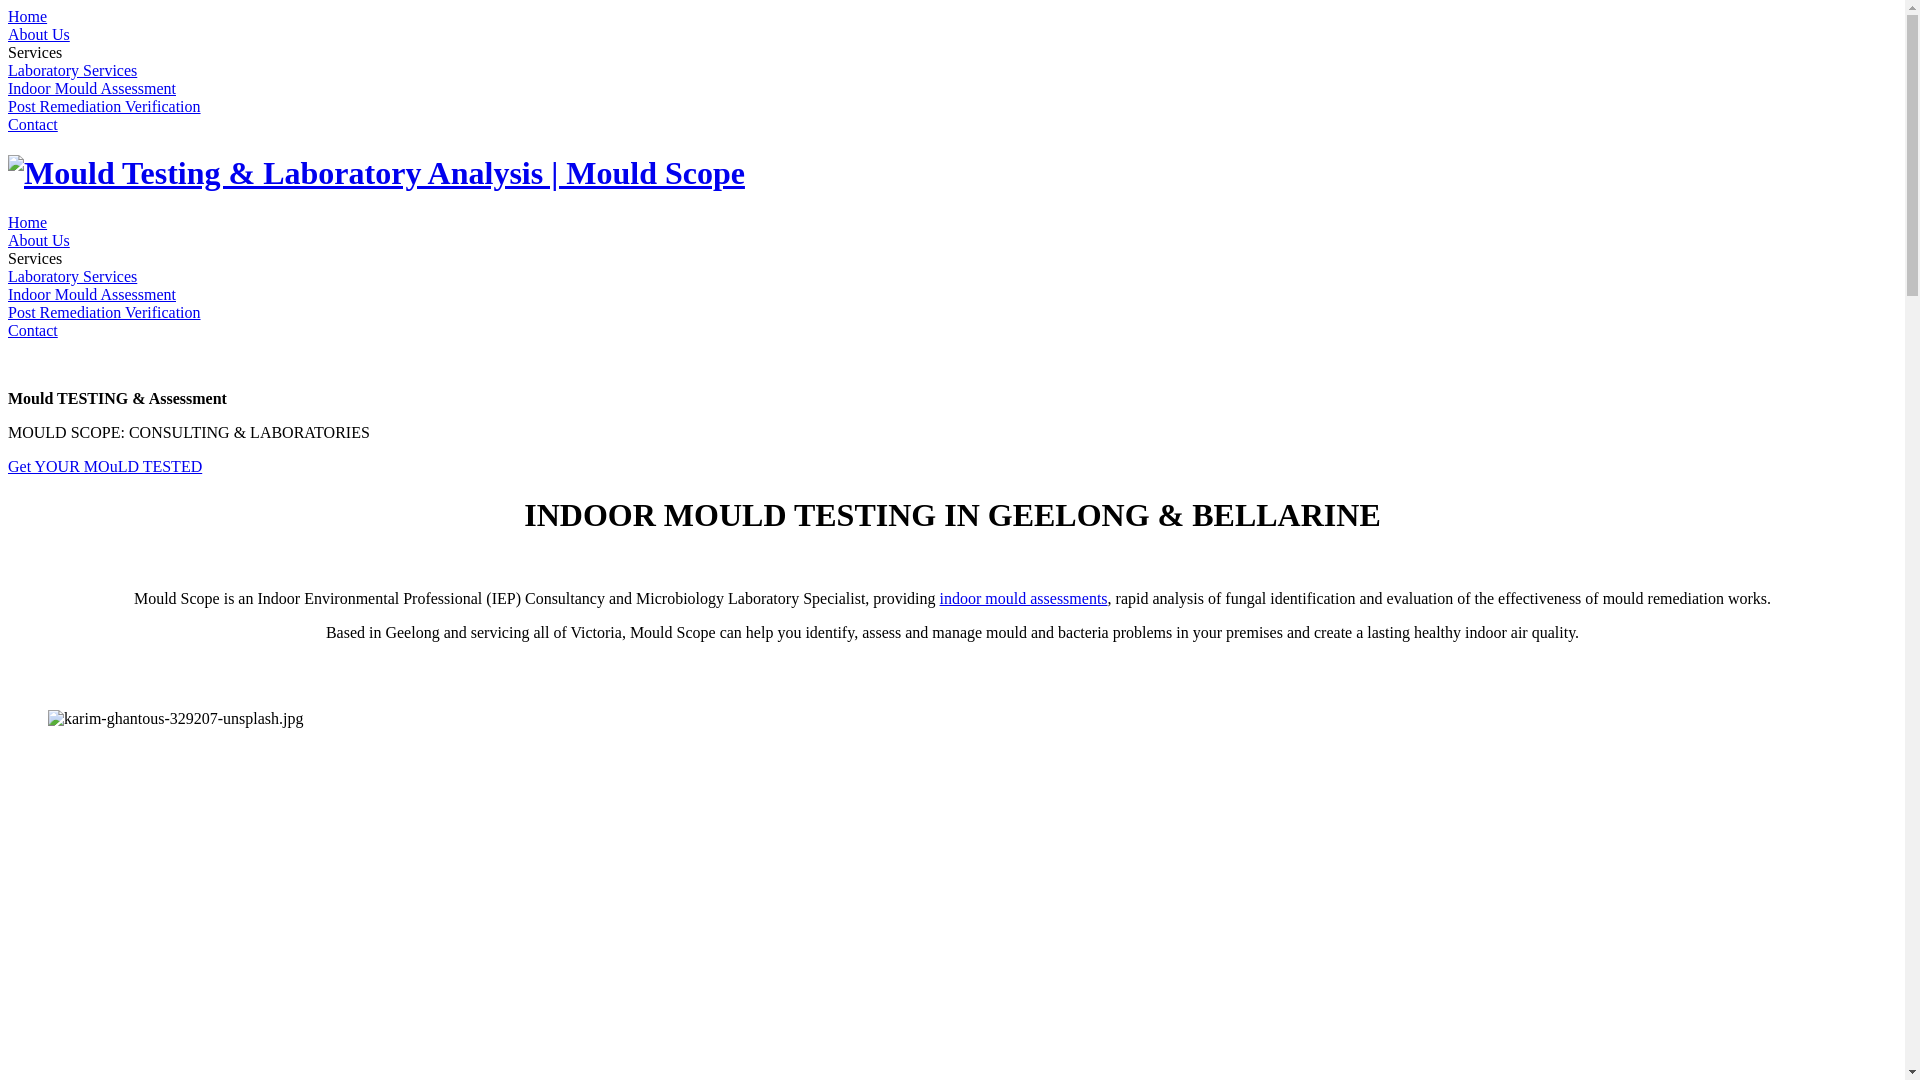 This screenshot has width=1920, height=1080. Describe the element at coordinates (90, 87) in the screenshot. I see `'Indoor Mould Assessment'` at that location.